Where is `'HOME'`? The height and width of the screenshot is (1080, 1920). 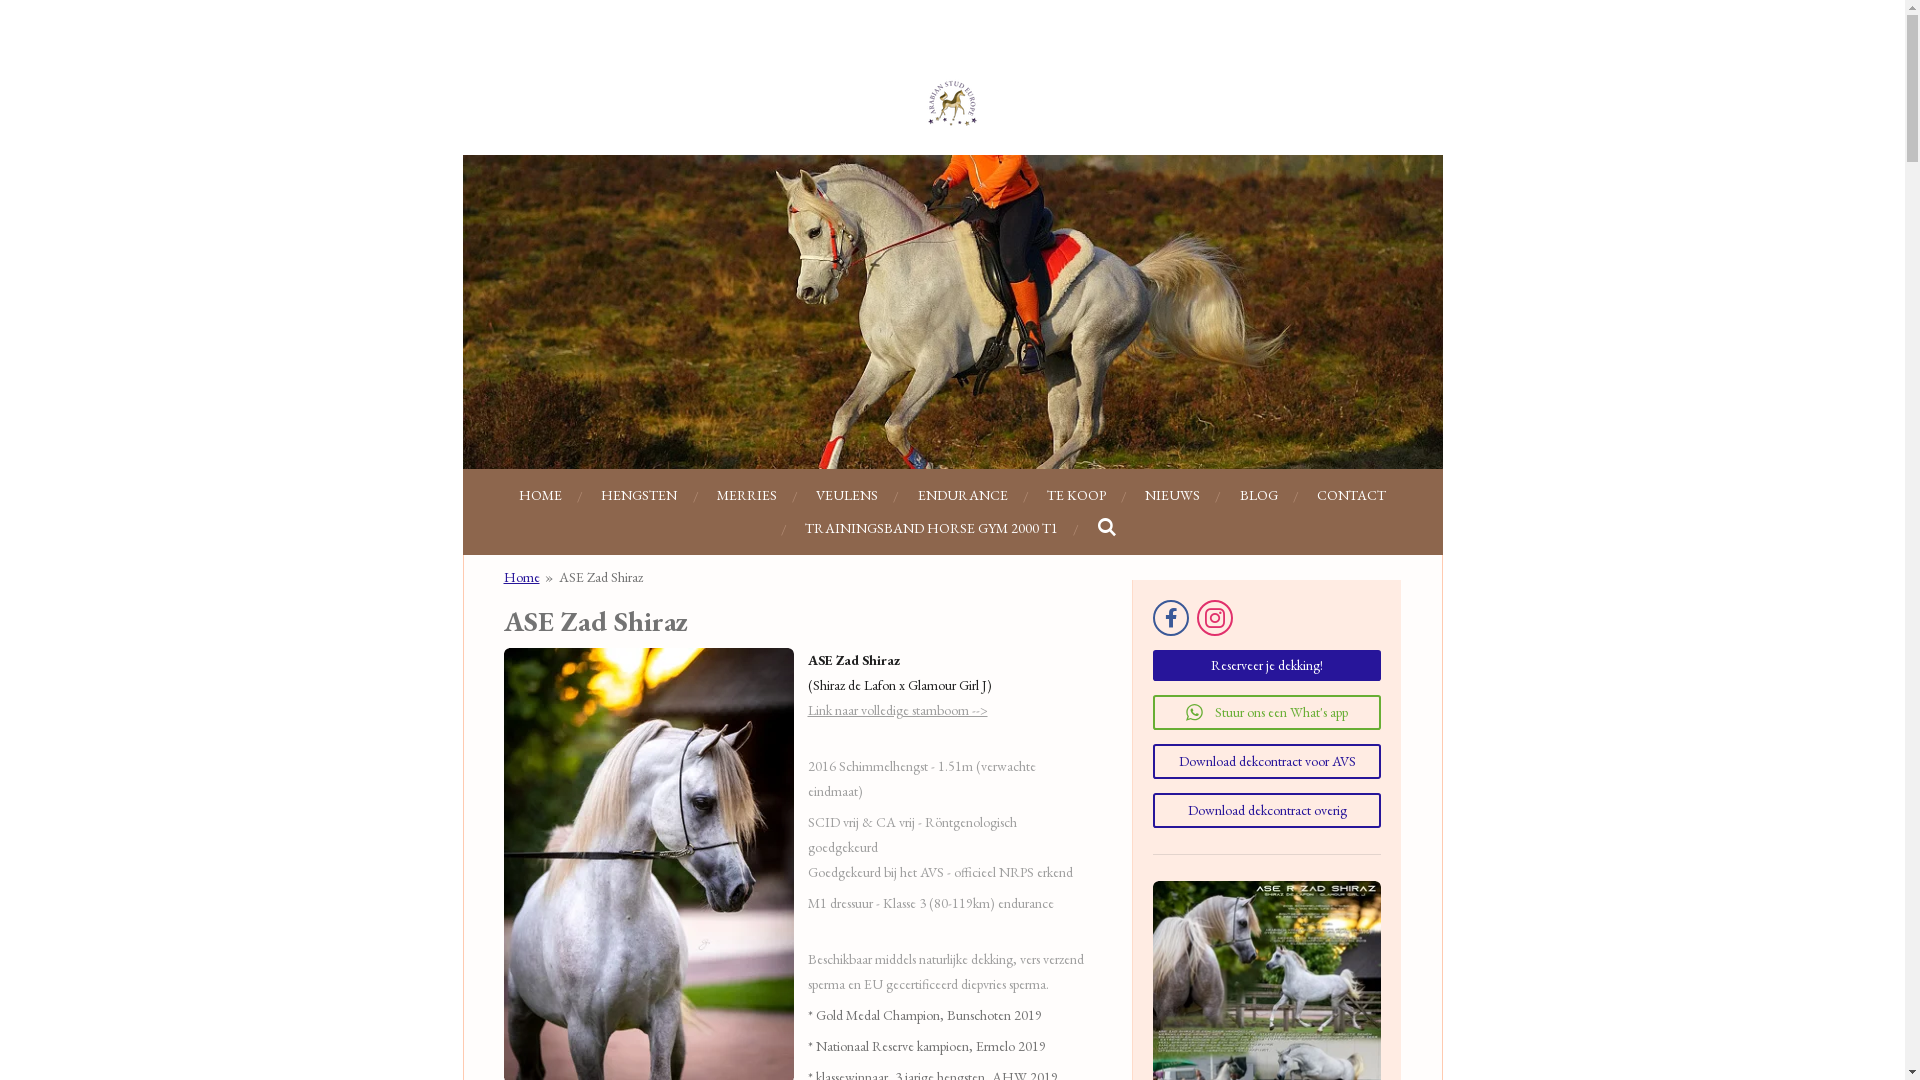 'HOME' is located at coordinates (540, 495).